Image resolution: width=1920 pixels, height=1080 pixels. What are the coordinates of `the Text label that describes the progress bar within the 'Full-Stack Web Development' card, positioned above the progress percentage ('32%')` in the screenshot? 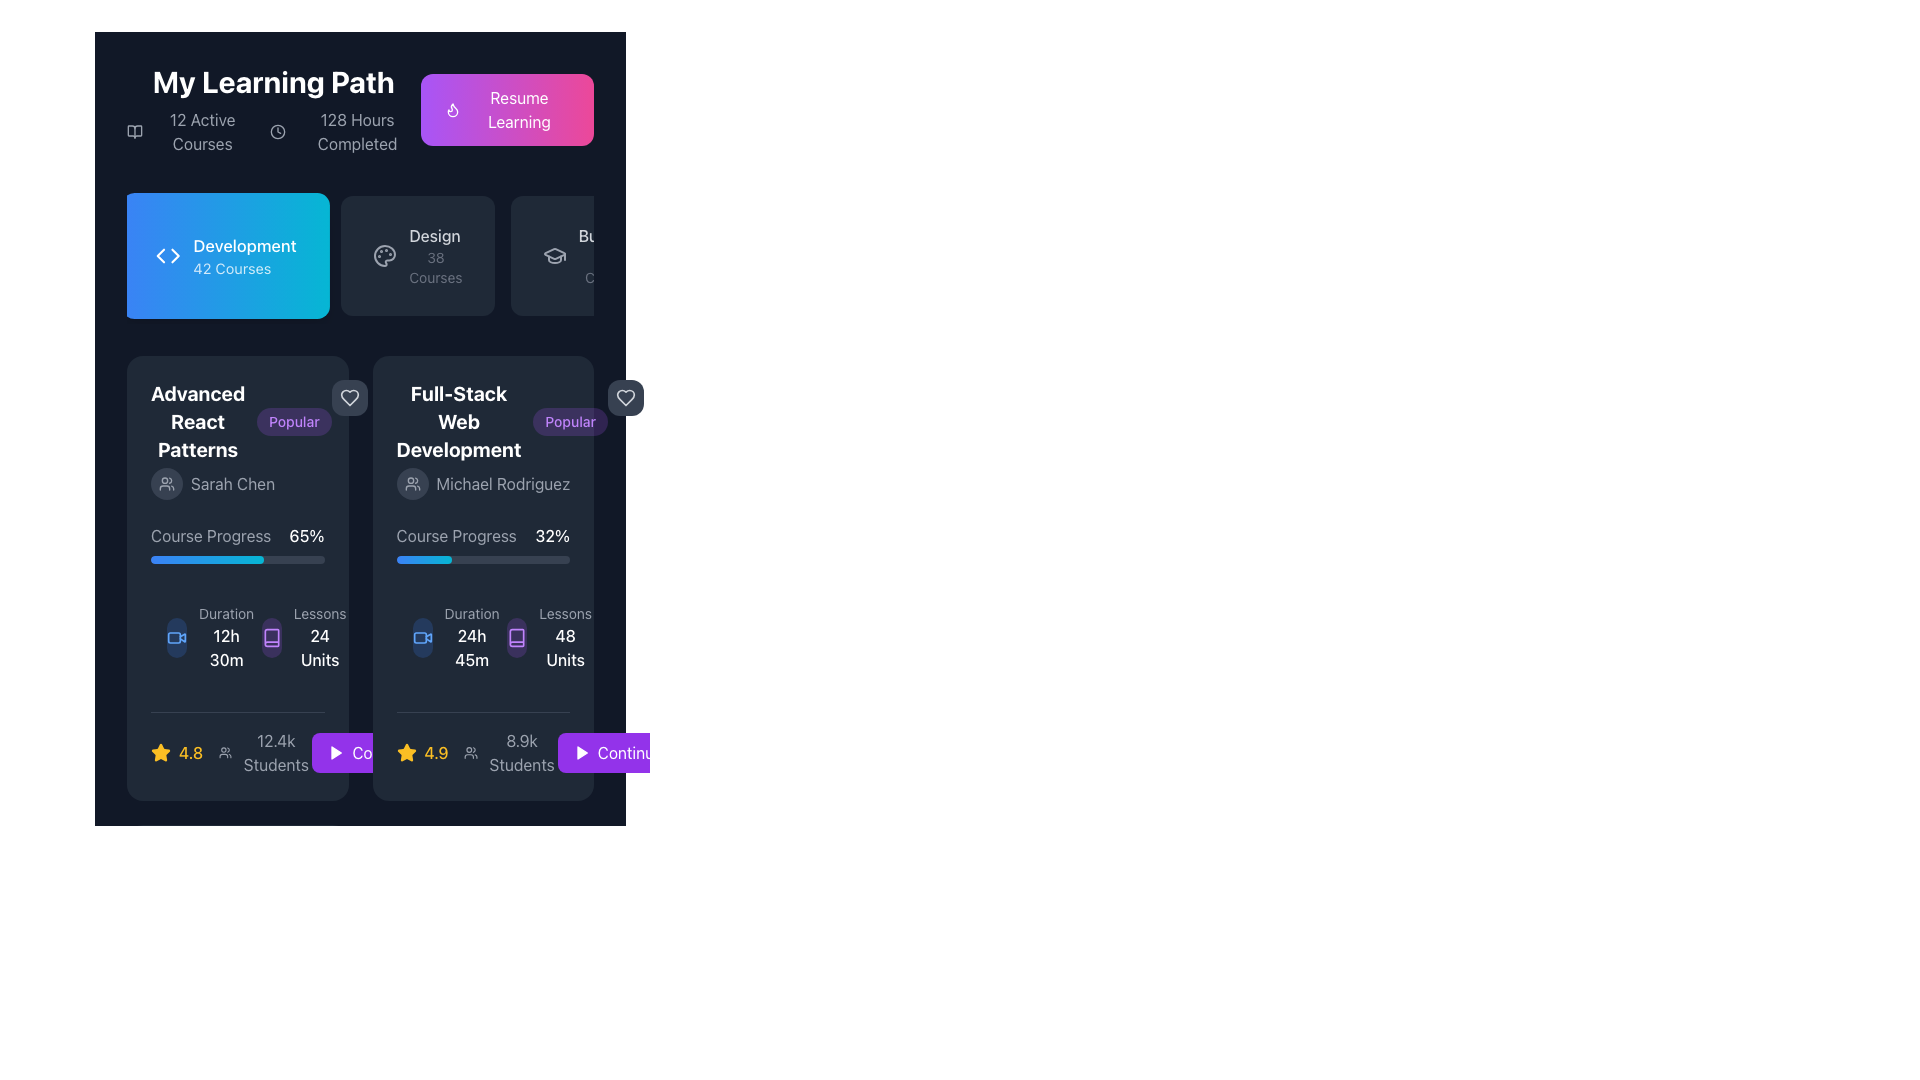 It's located at (455, 535).